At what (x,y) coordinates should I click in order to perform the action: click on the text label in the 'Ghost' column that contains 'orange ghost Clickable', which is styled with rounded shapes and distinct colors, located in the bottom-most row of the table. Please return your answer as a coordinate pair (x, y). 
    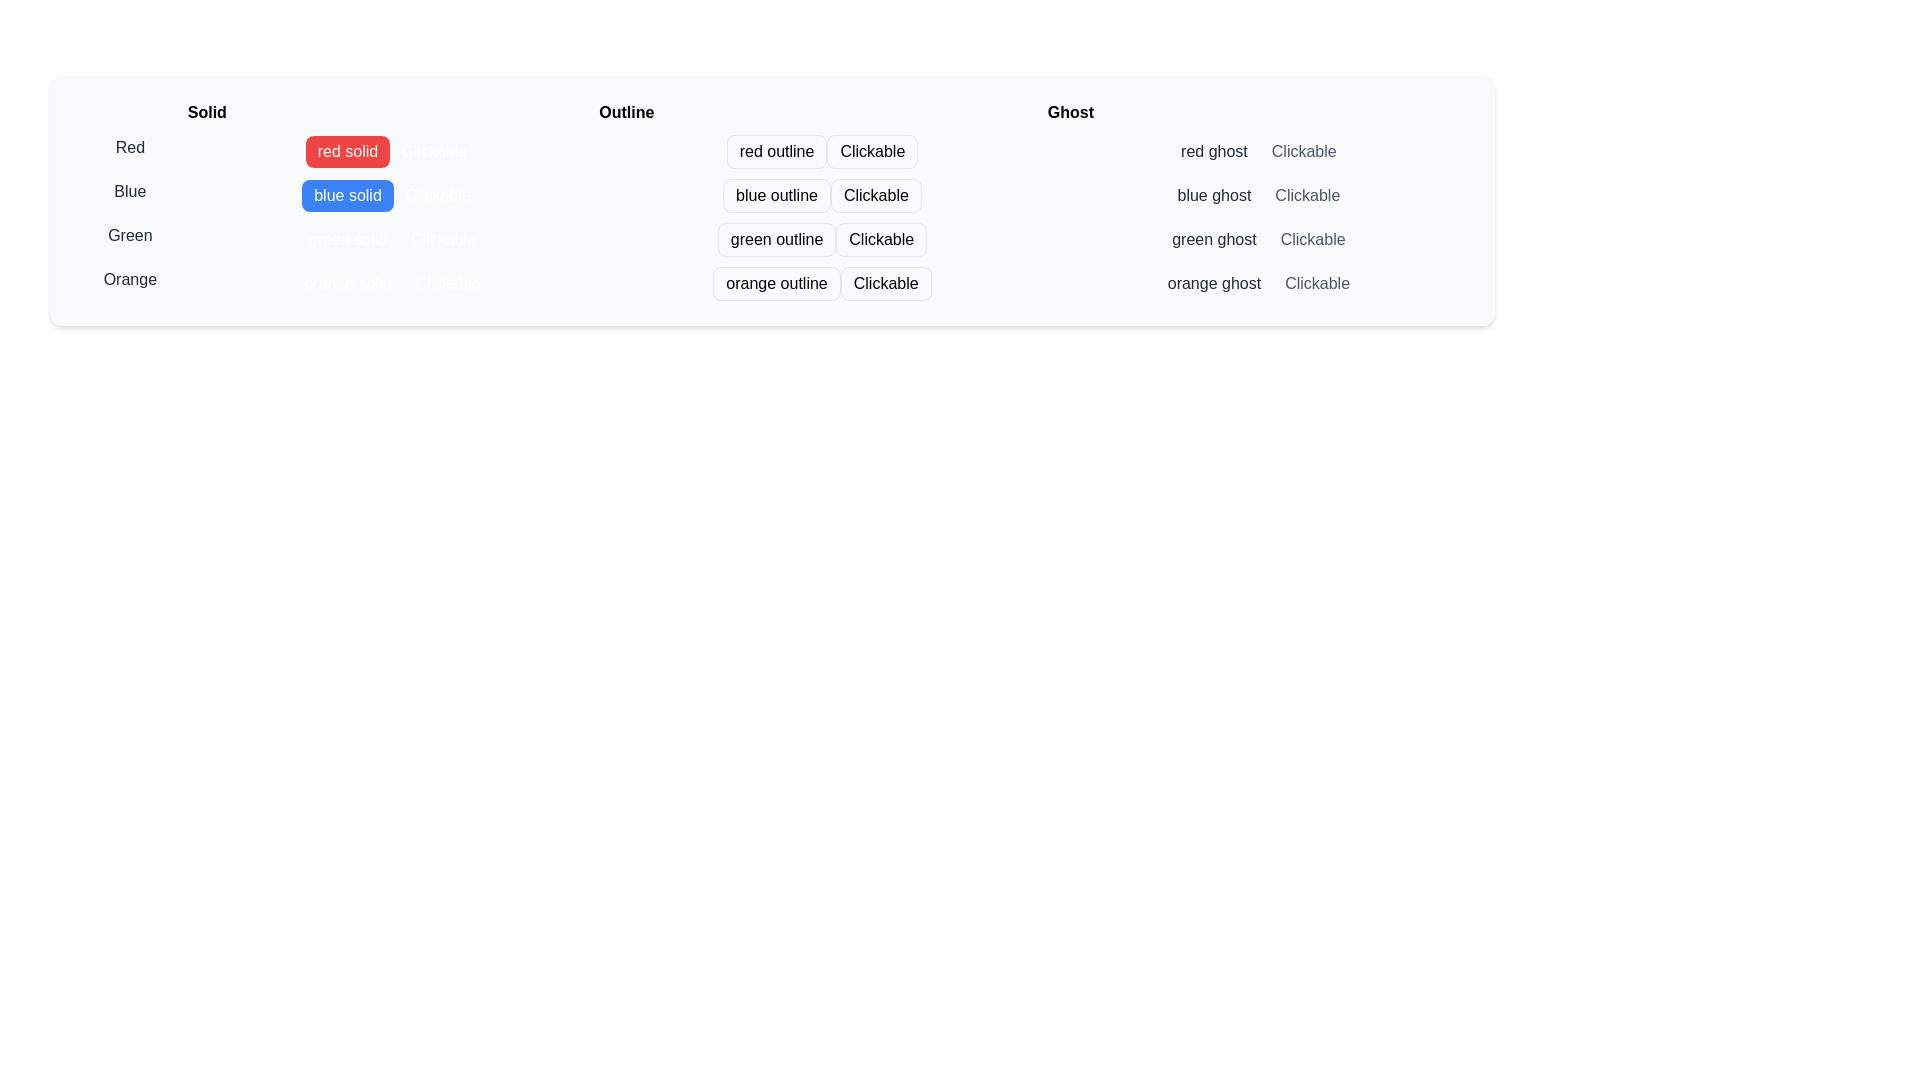
    Looking at the image, I should click on (1257, 280).